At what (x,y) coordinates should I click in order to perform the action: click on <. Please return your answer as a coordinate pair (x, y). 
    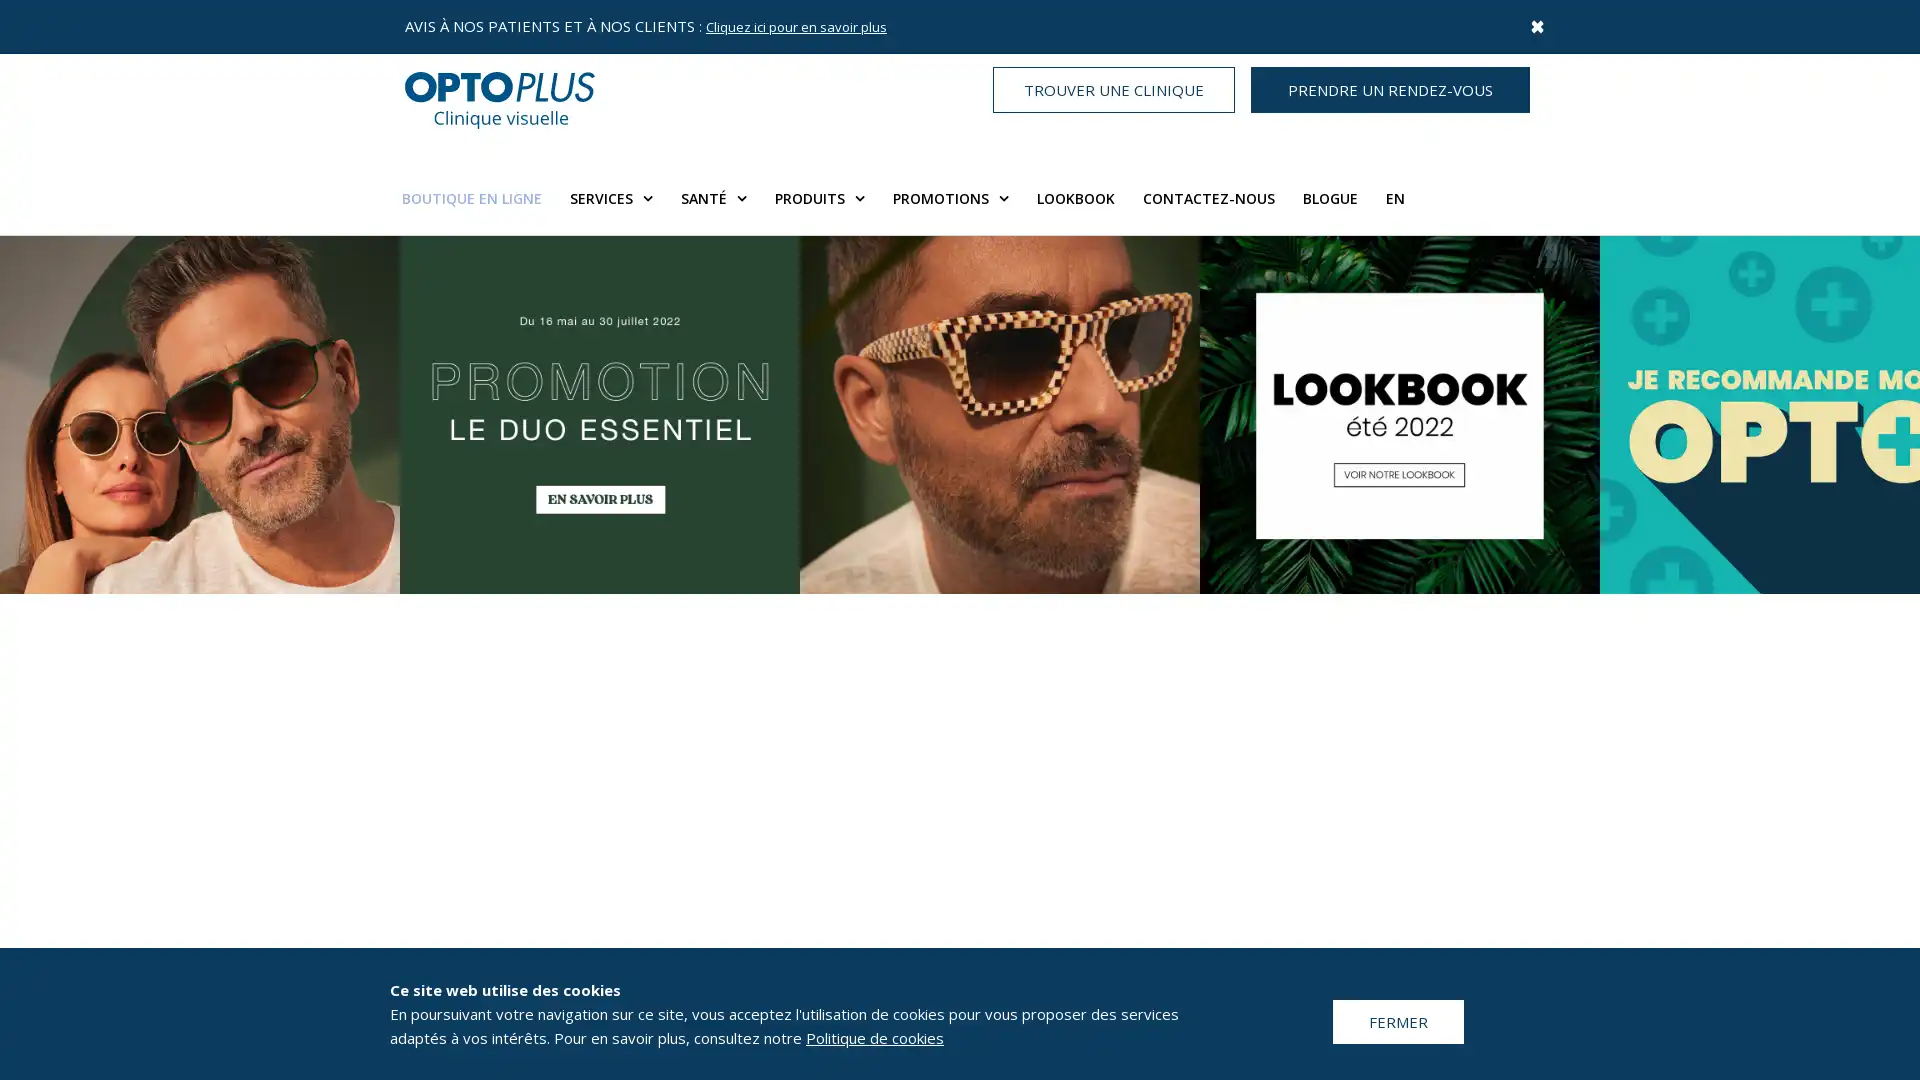
    Looking at the image, I should click on (39, 704).